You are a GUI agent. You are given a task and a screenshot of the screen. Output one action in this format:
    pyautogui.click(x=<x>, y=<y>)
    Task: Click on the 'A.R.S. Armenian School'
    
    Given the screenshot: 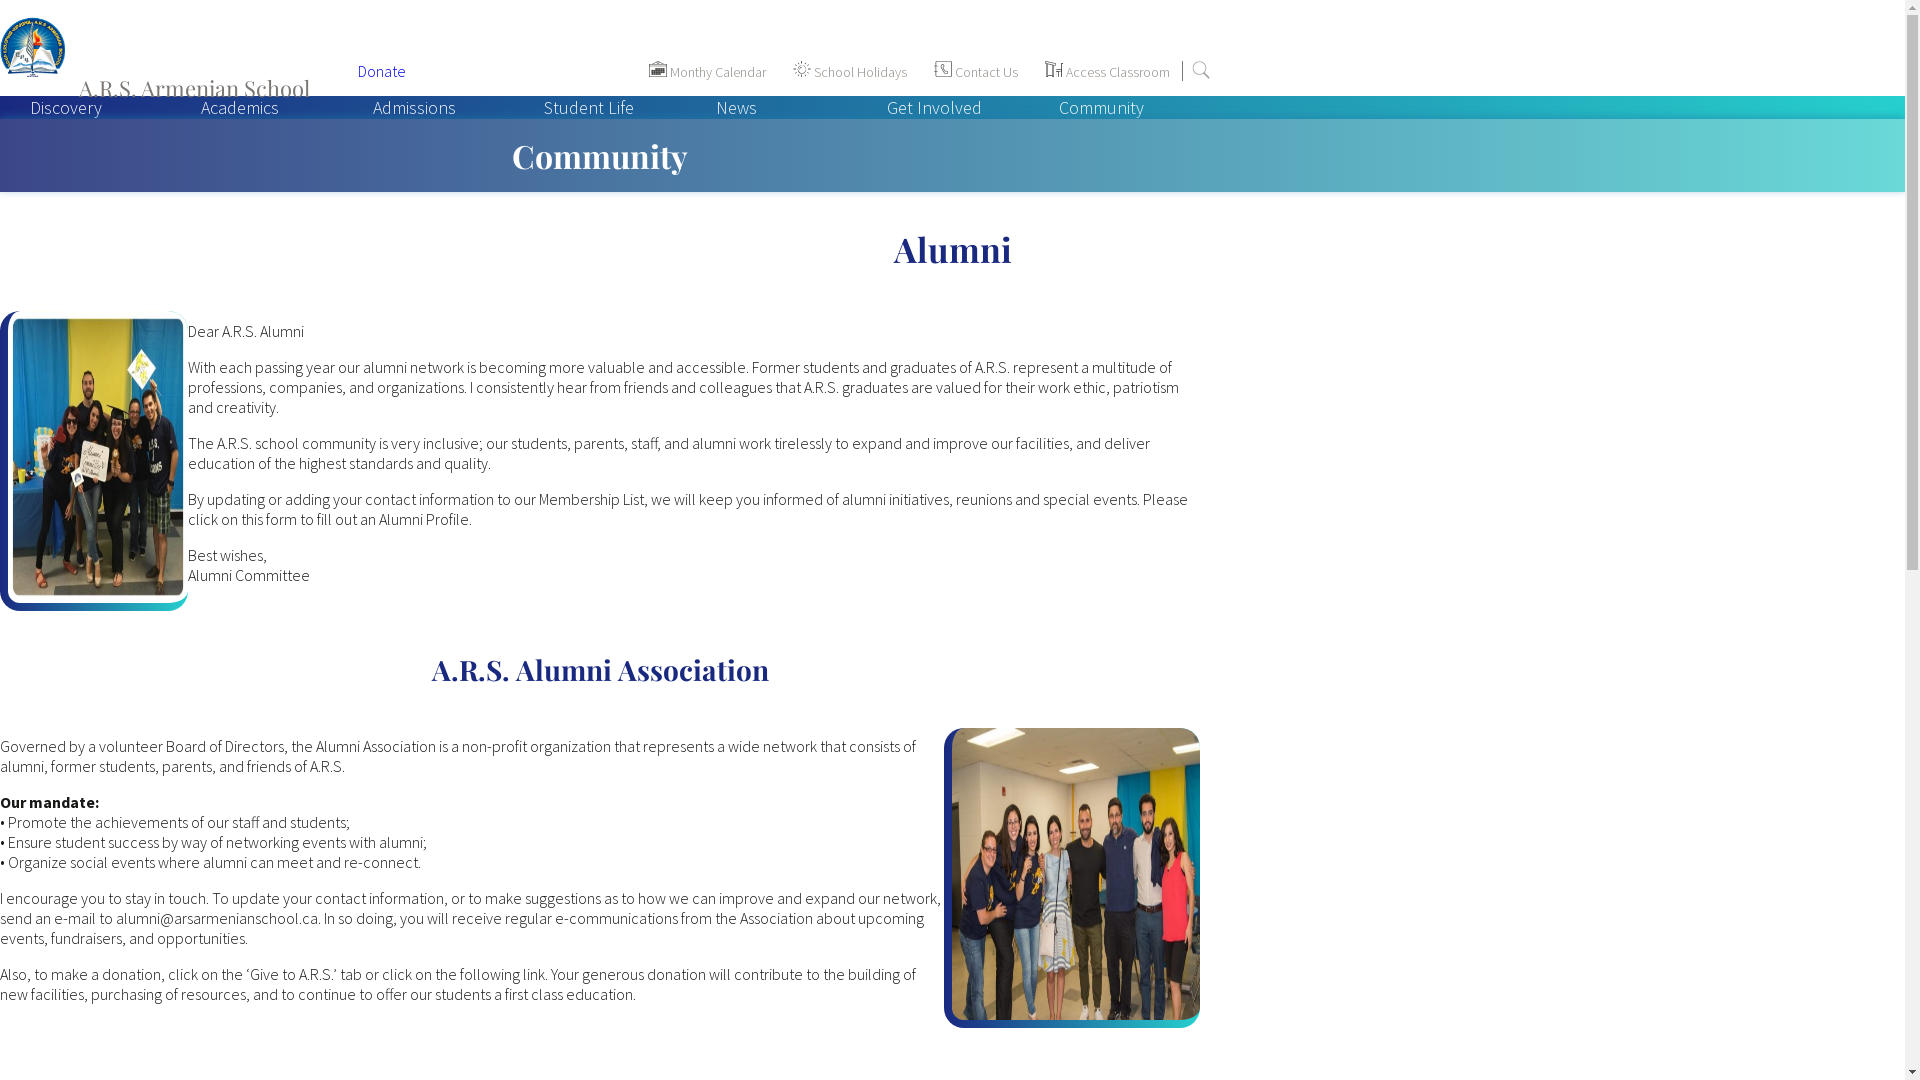 What is the action you would take?
    pyautogui.click(x=168, y=69)
    